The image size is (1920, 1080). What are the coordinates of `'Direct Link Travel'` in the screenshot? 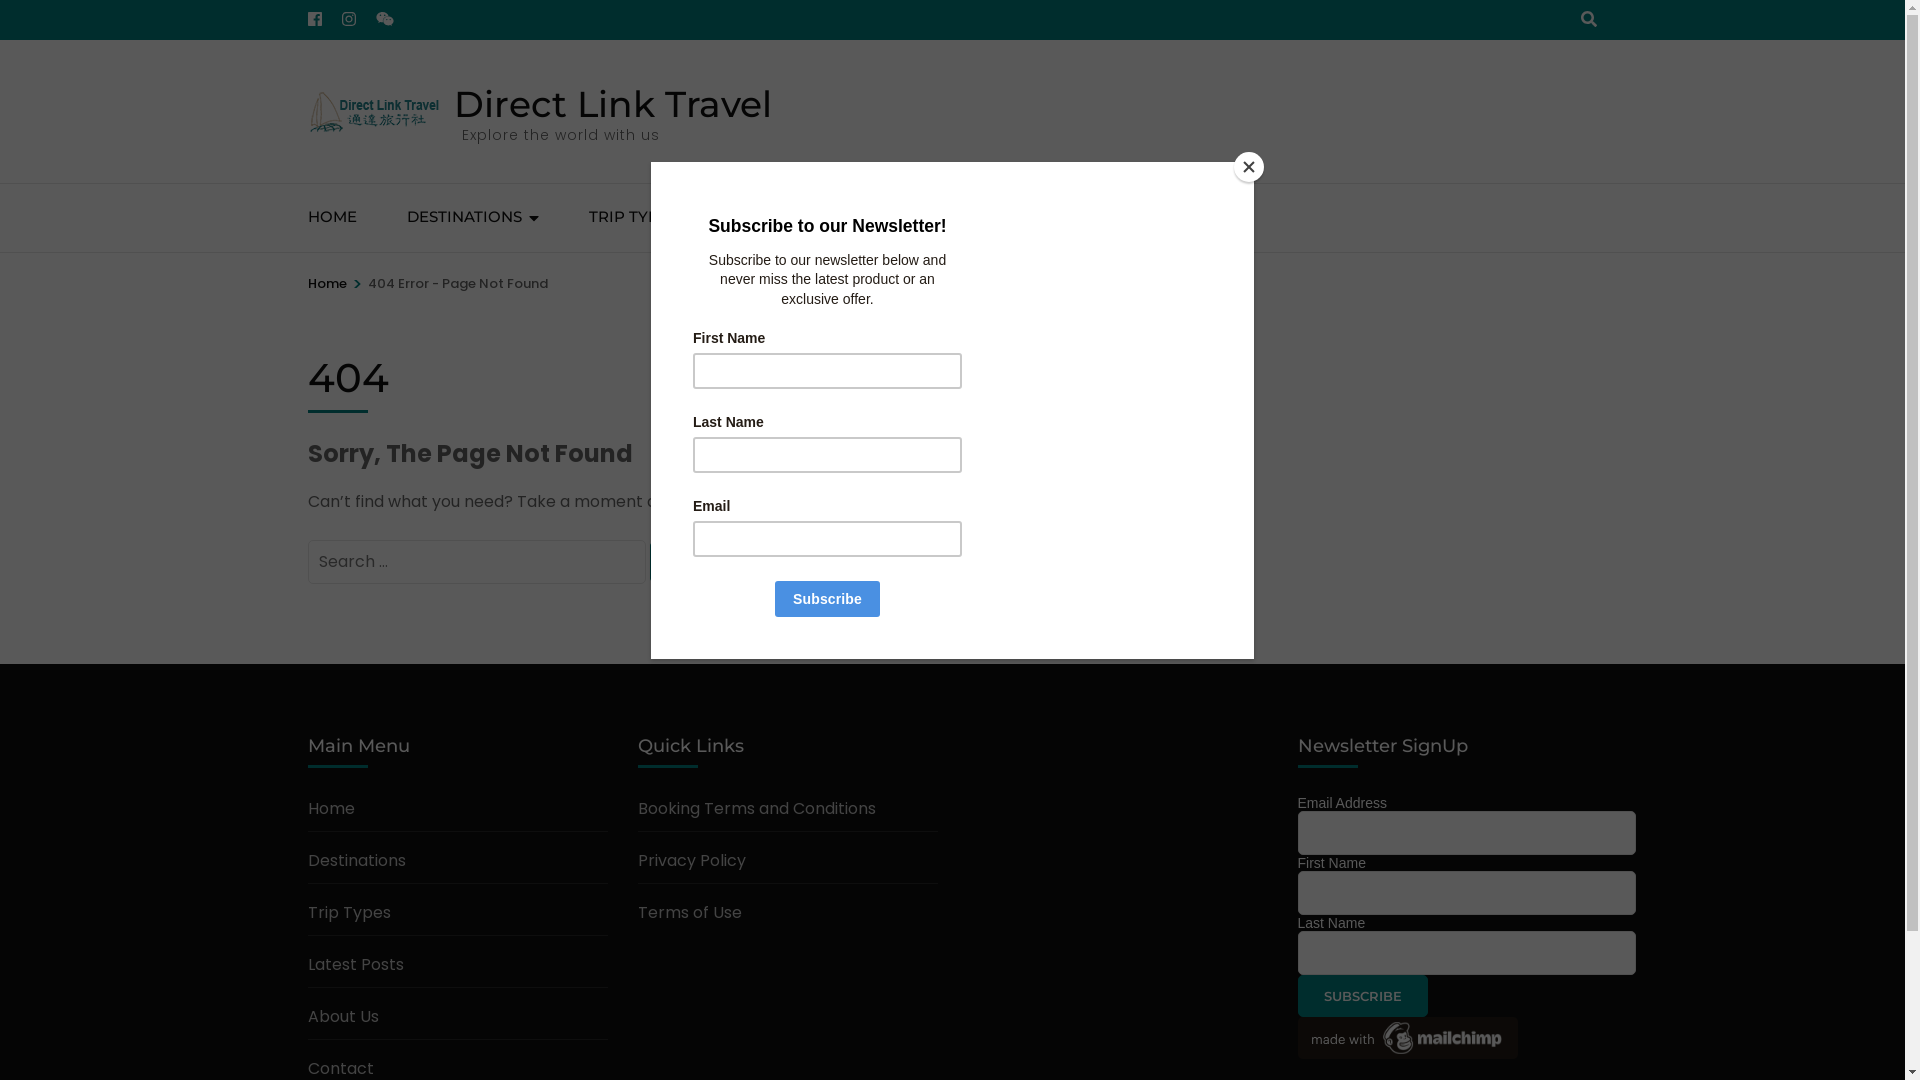 It's located at (612, 104).